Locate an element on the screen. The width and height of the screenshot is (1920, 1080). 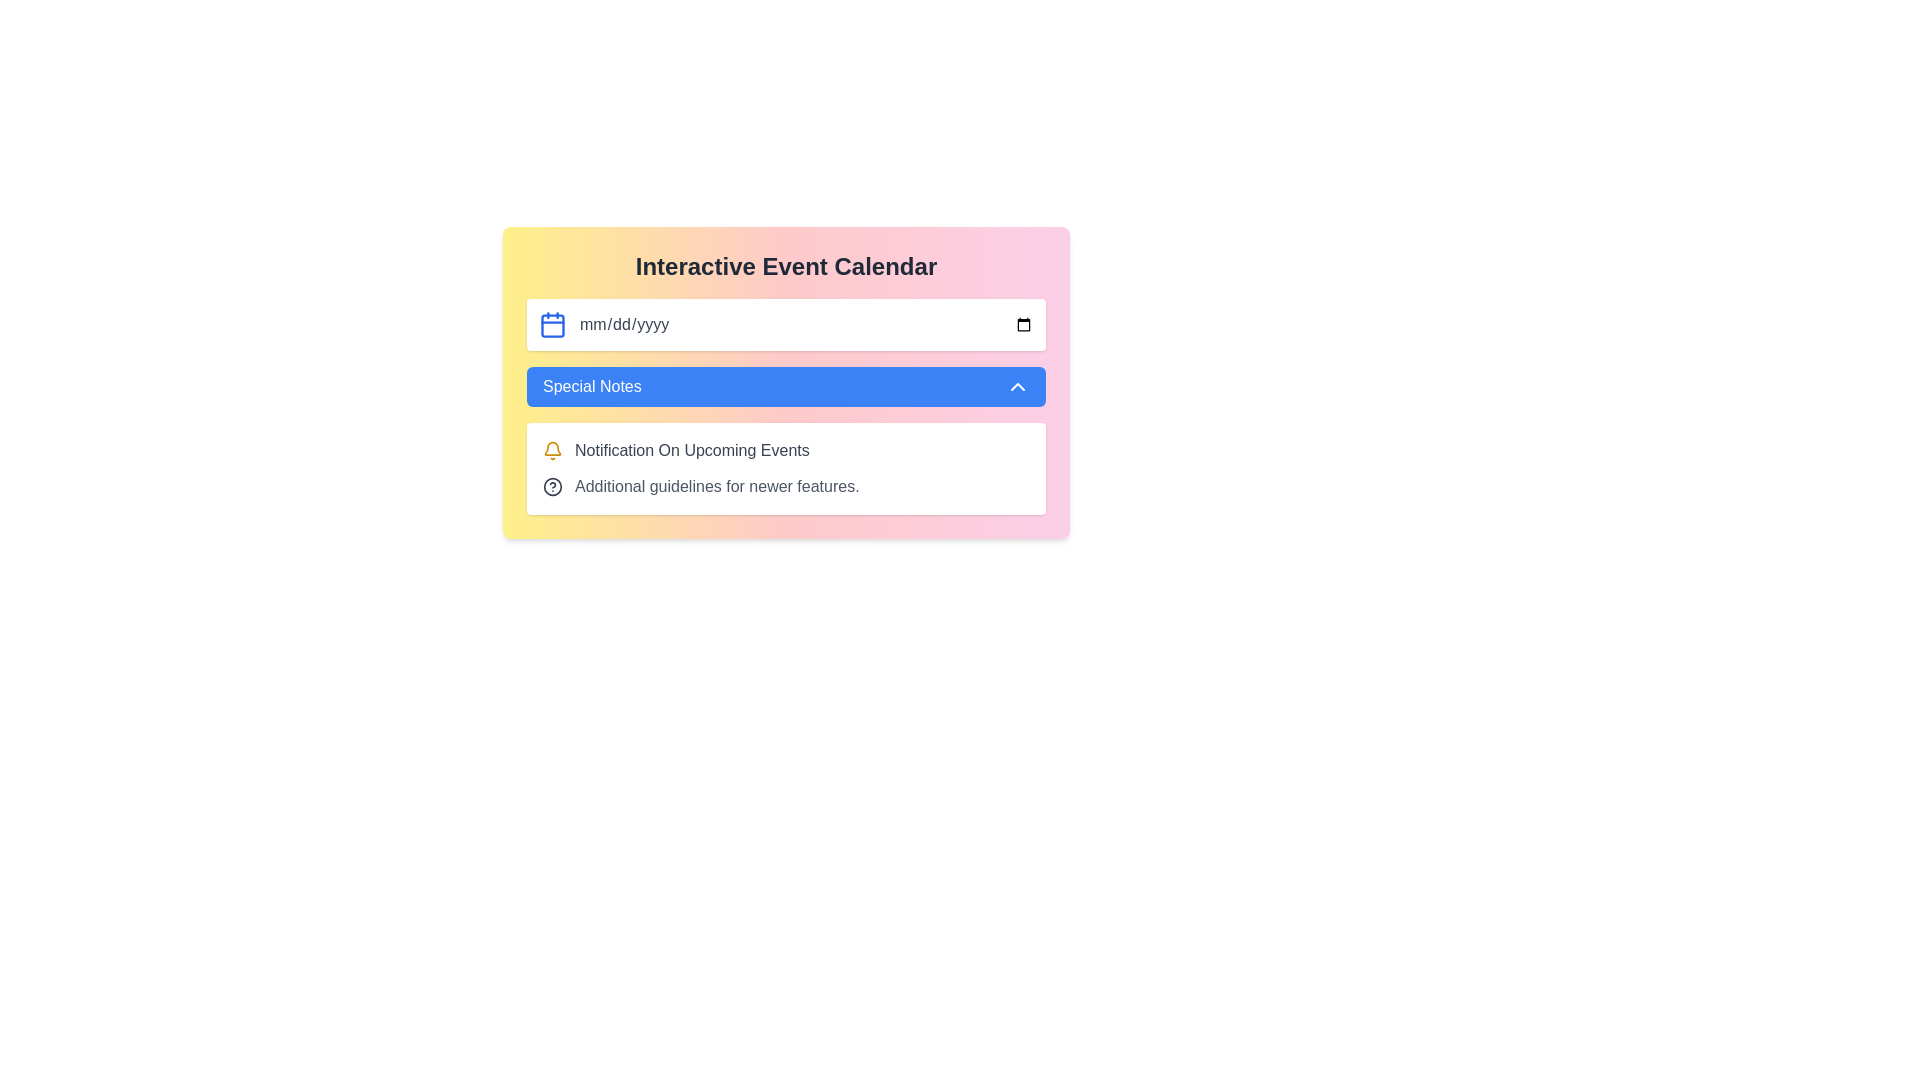
the informational label that conveys notifications about upcoming events, located below the bell icon and above the text 'Additional guidelines for newer features' is located at coordinates (692, 451).